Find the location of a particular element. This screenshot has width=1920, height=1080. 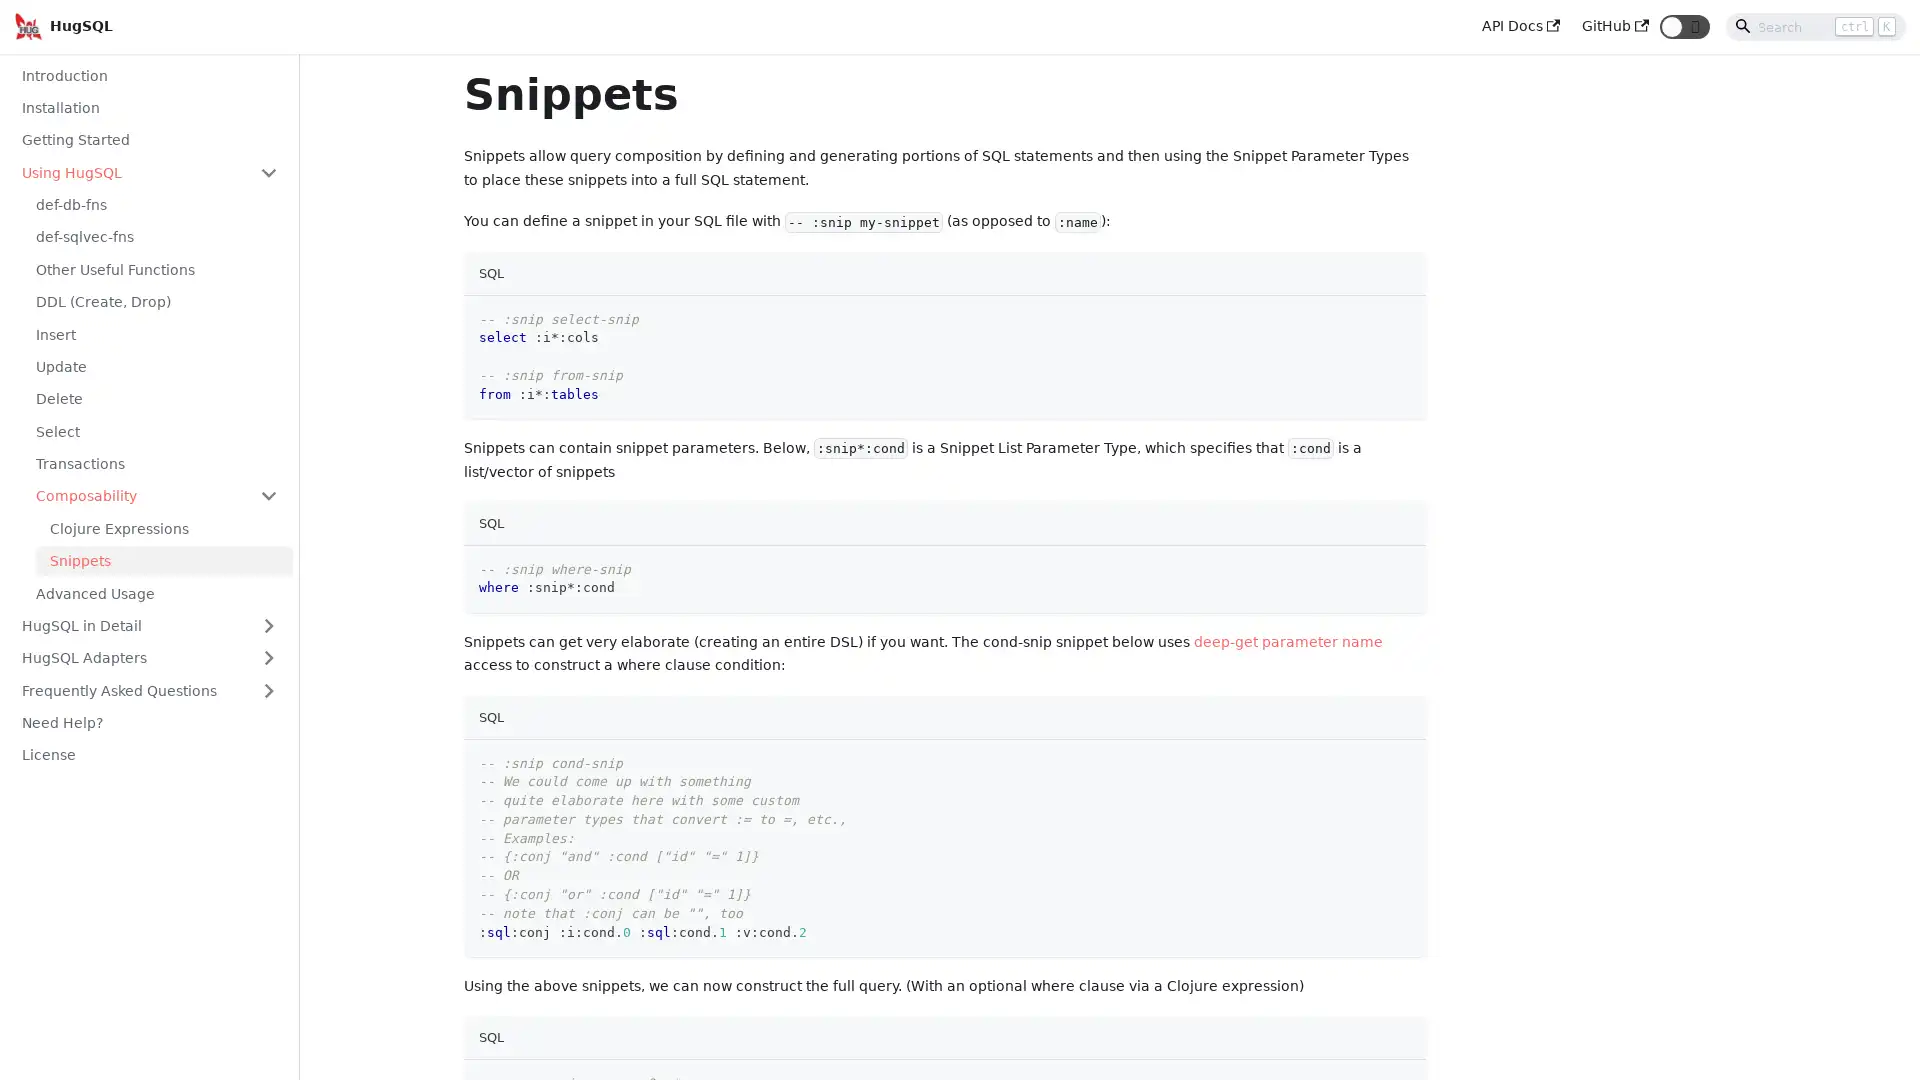

Copy code to clipboard is located at coordinates (1393, 566).